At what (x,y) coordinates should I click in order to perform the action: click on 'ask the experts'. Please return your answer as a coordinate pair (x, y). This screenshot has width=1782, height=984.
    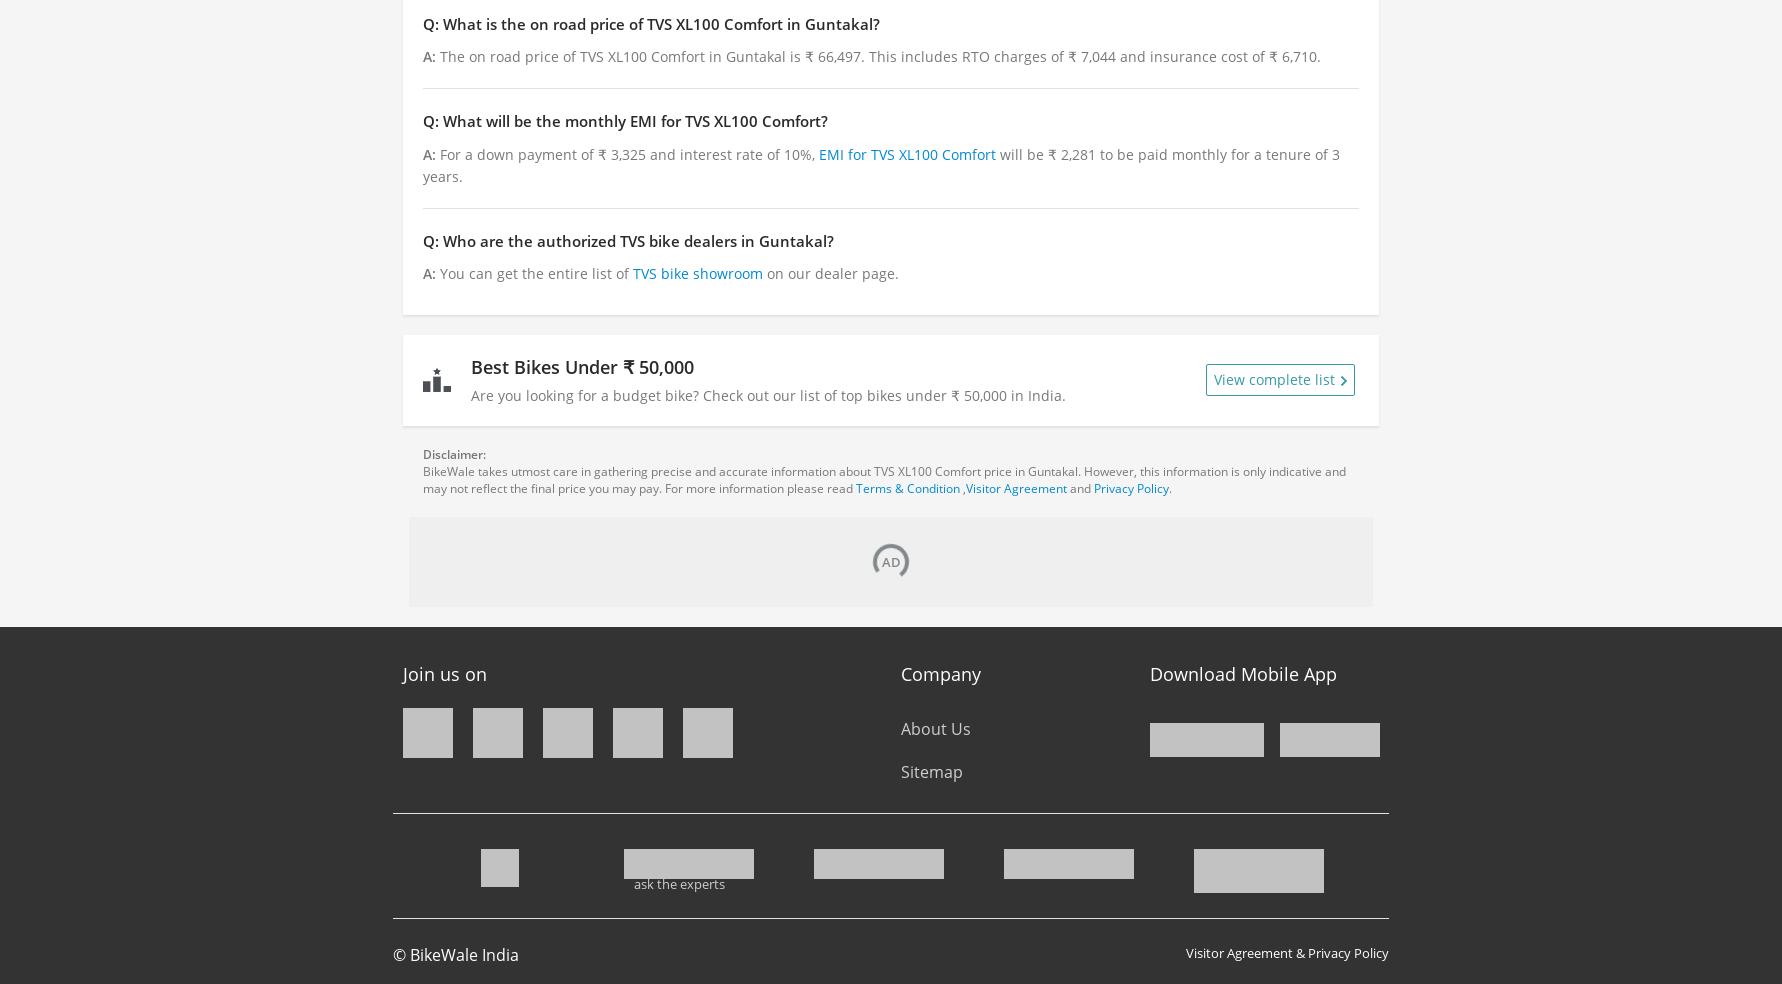
    Looking at the image, I should click on (633, 883).